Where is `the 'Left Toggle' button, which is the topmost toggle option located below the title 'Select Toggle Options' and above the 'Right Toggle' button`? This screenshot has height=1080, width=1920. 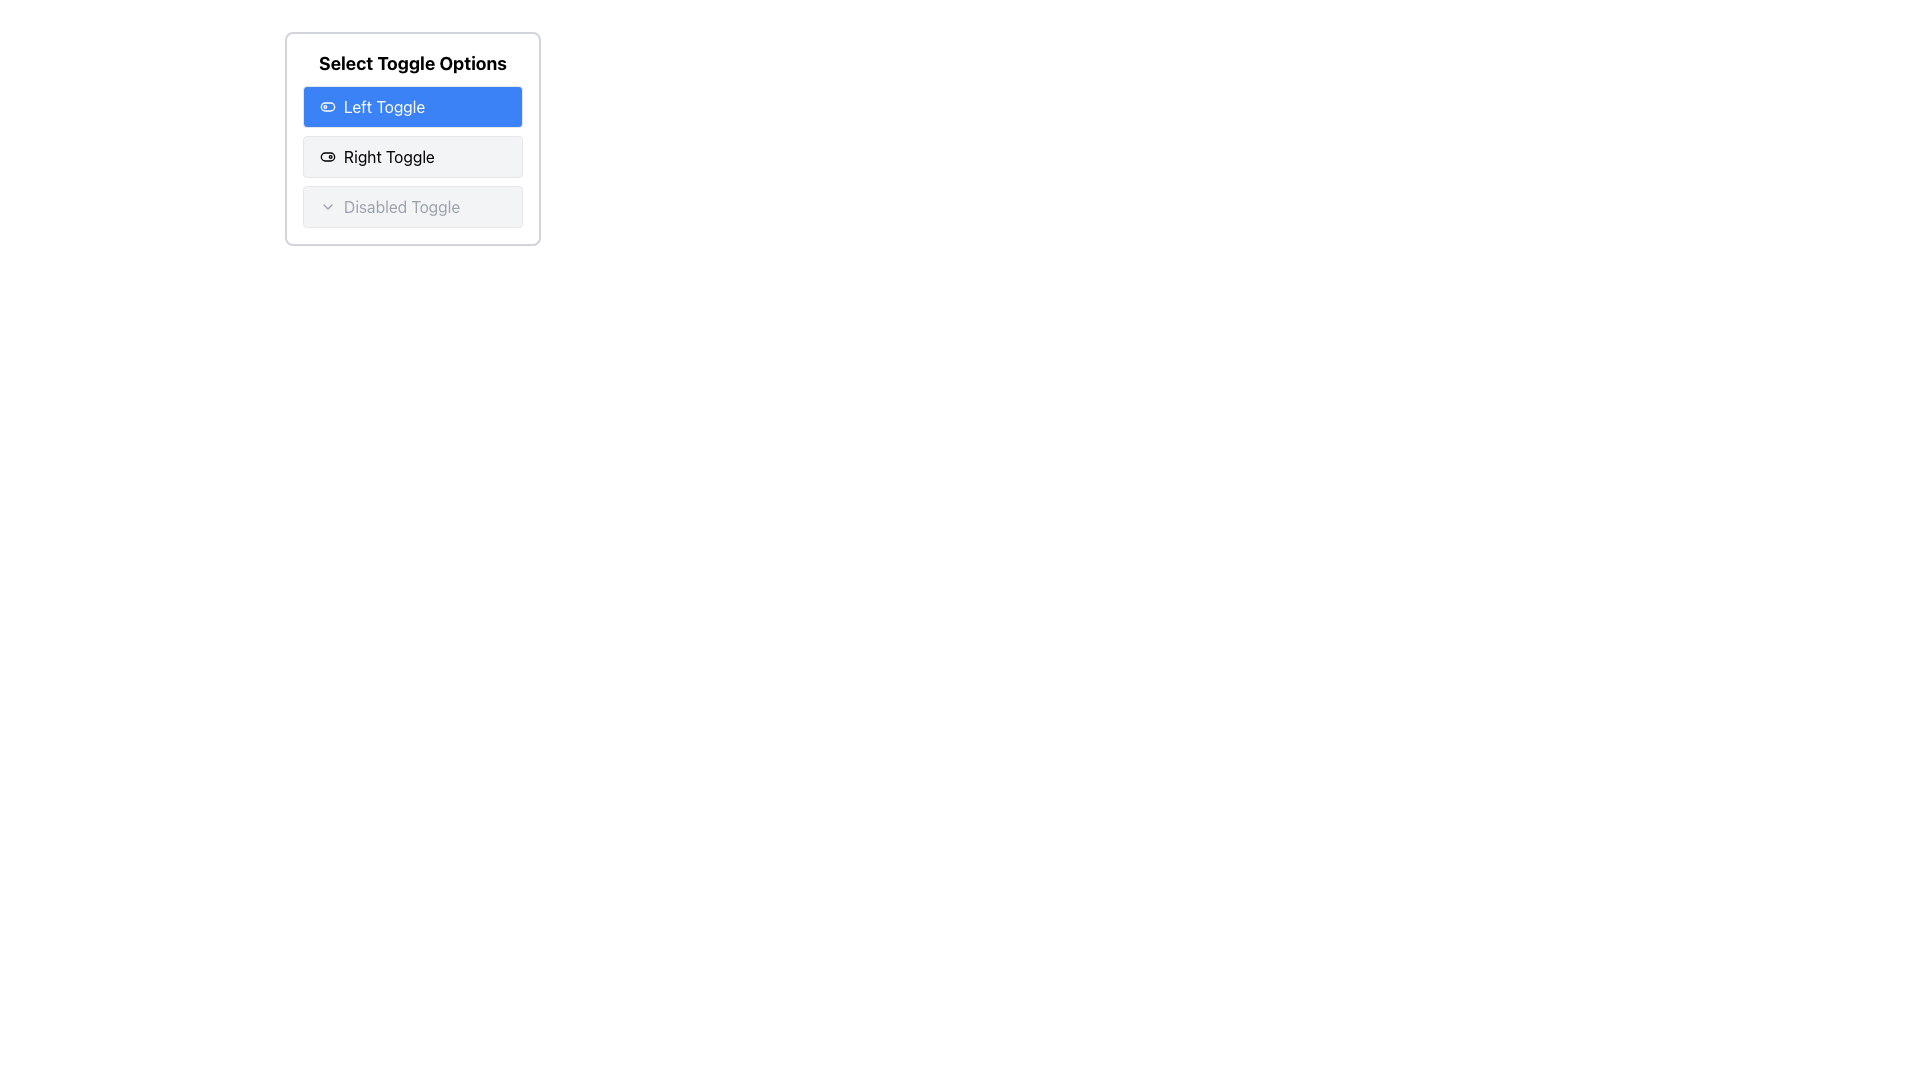
the 'Left Toggle' button, which is the topmost toggle option located below the title 'Select Toggle Options' and above the 'Right Toggle' button is located at coordinates (411, 107).